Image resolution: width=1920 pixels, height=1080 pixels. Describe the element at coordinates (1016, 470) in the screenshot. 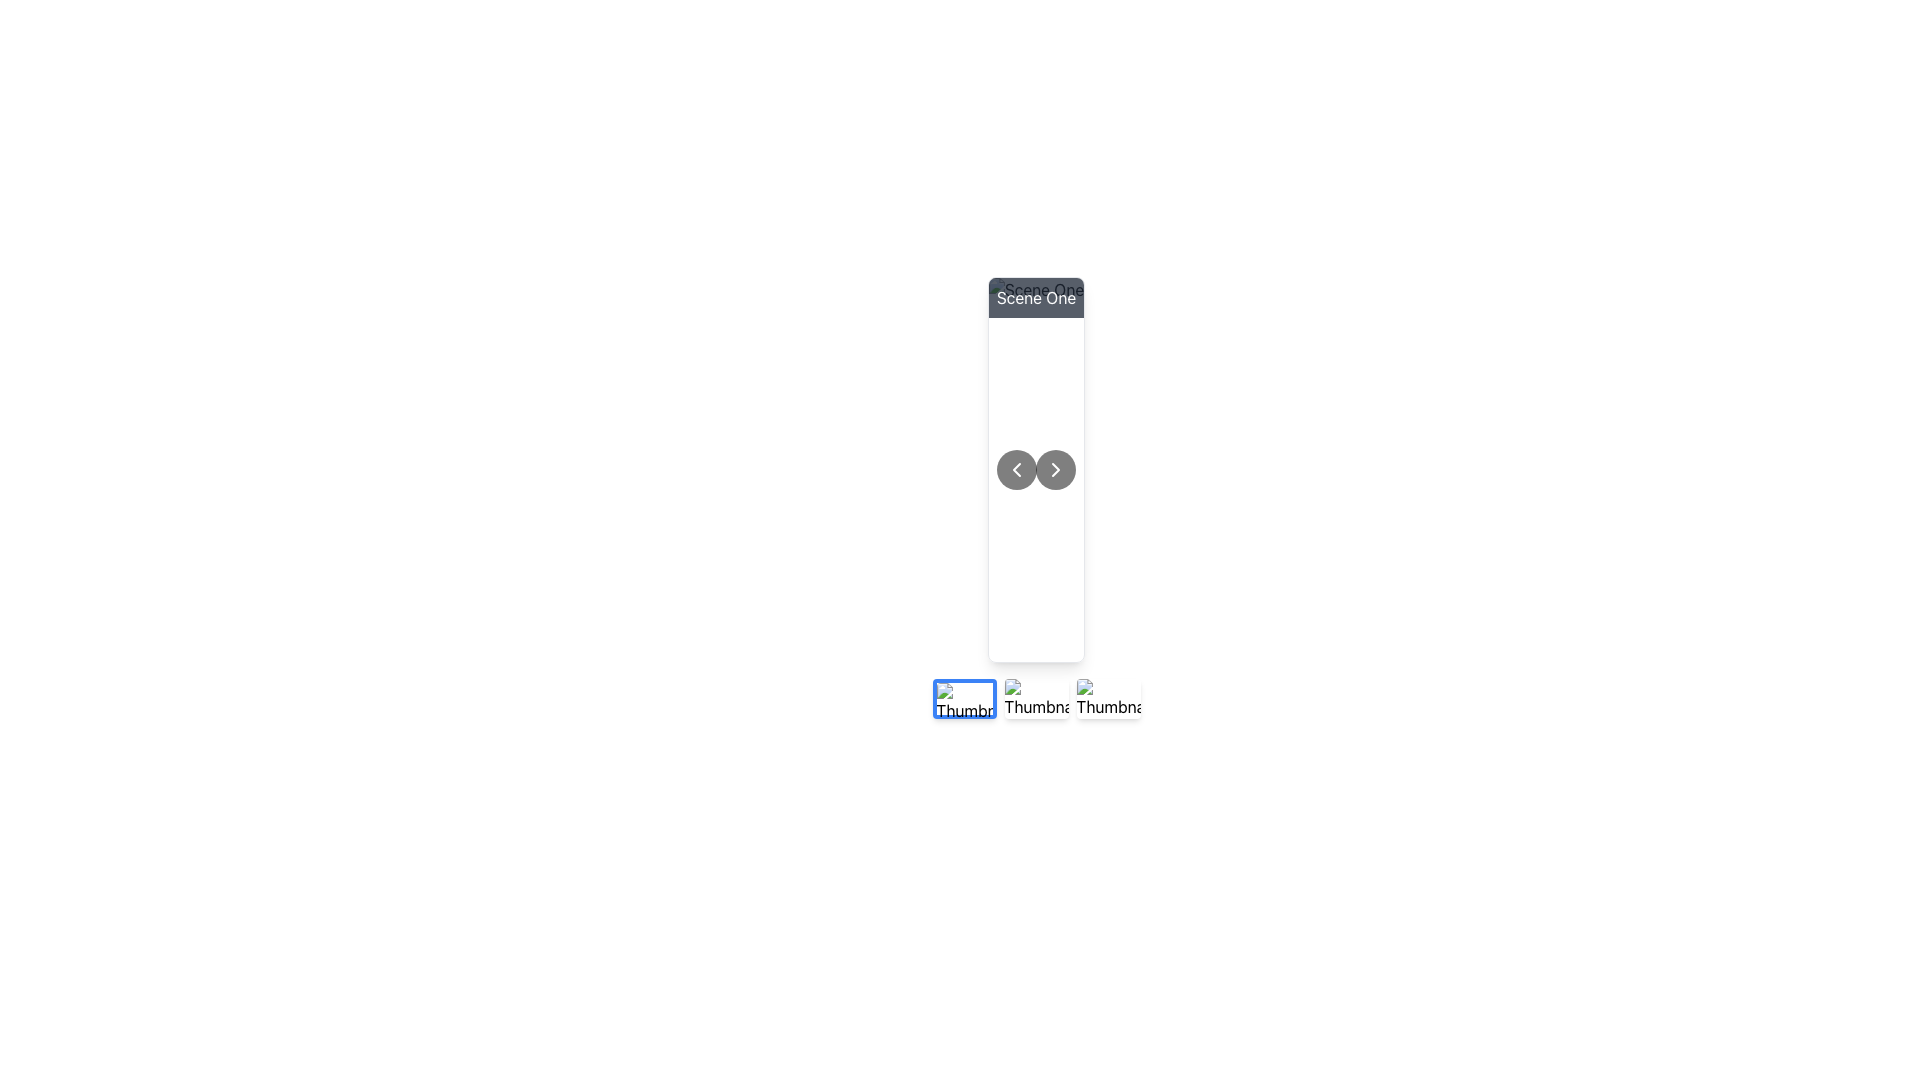

I see `the navigation button located in the central vertical area of the 'Scene One' card, positioned to the left of the right-facing chevron button` at that location.